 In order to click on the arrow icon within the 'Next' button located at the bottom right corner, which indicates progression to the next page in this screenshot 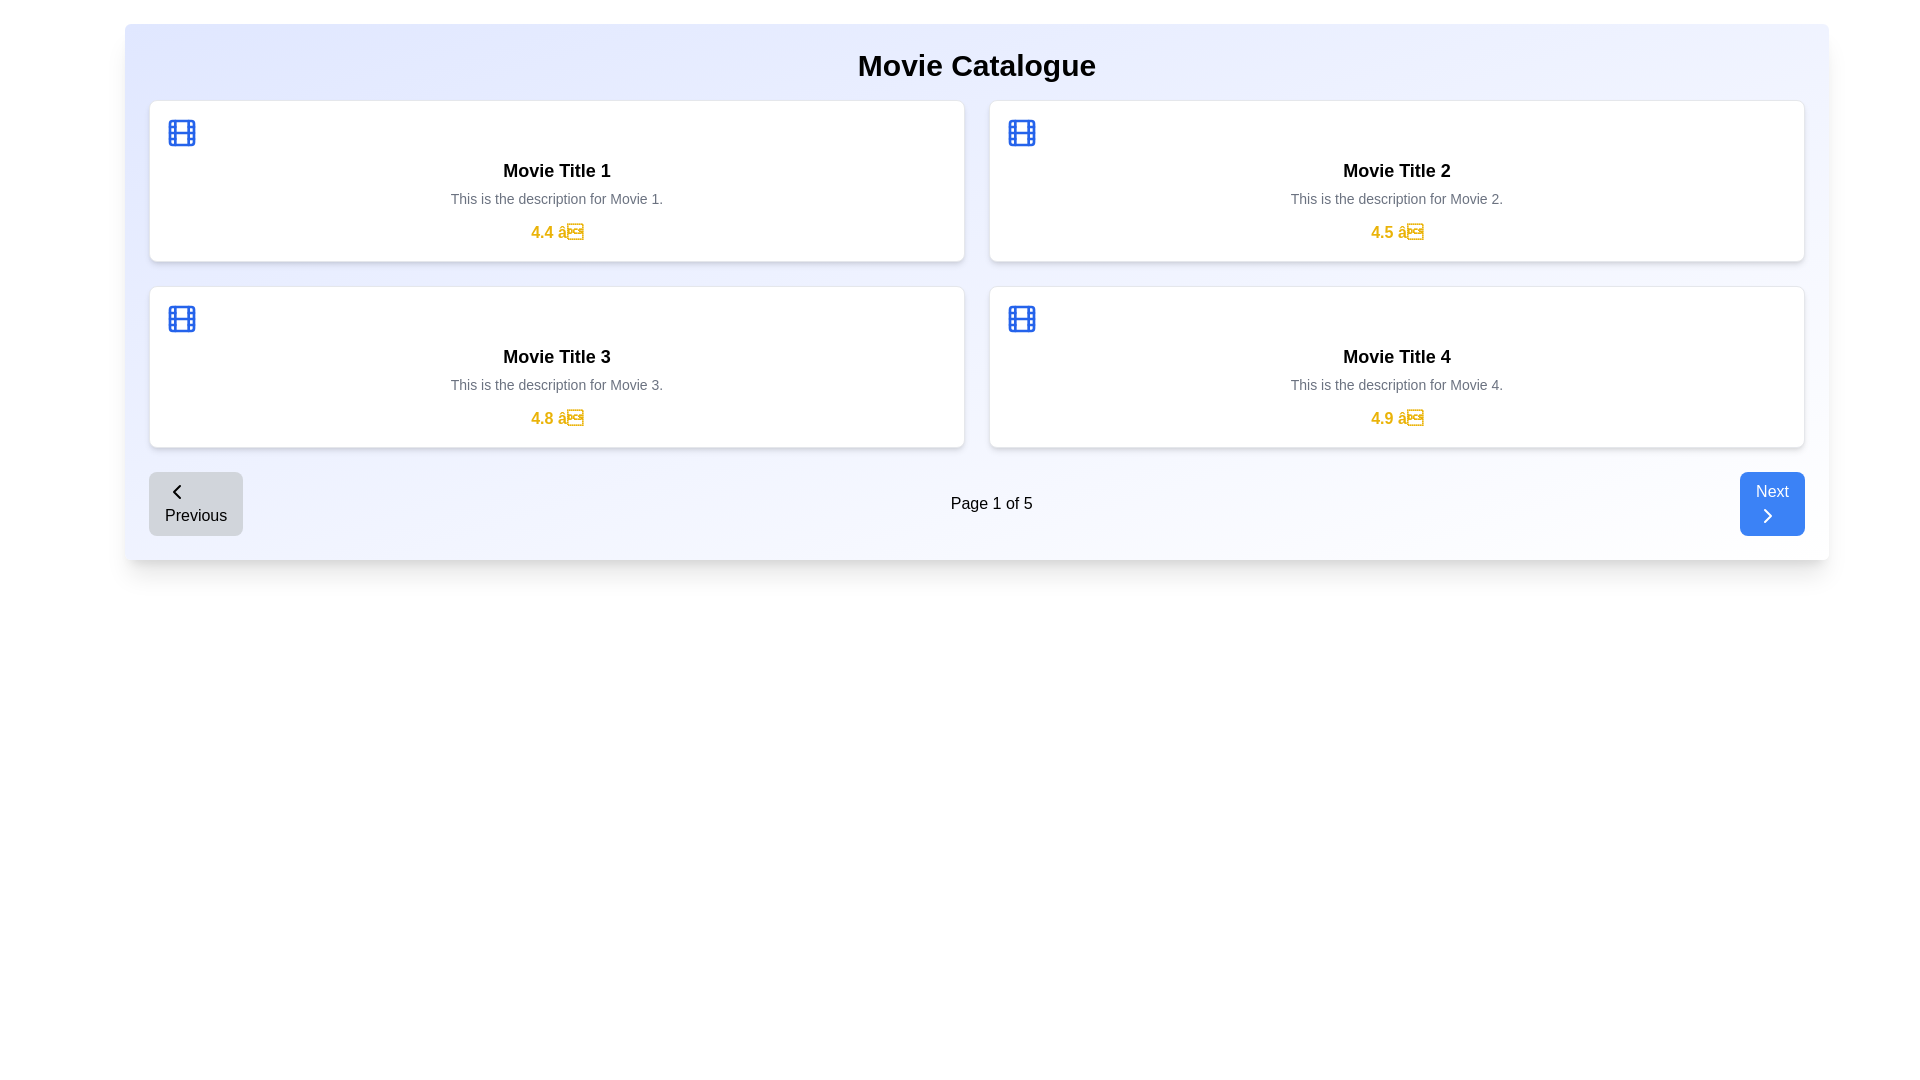, I will do `click(1768, 515)`.